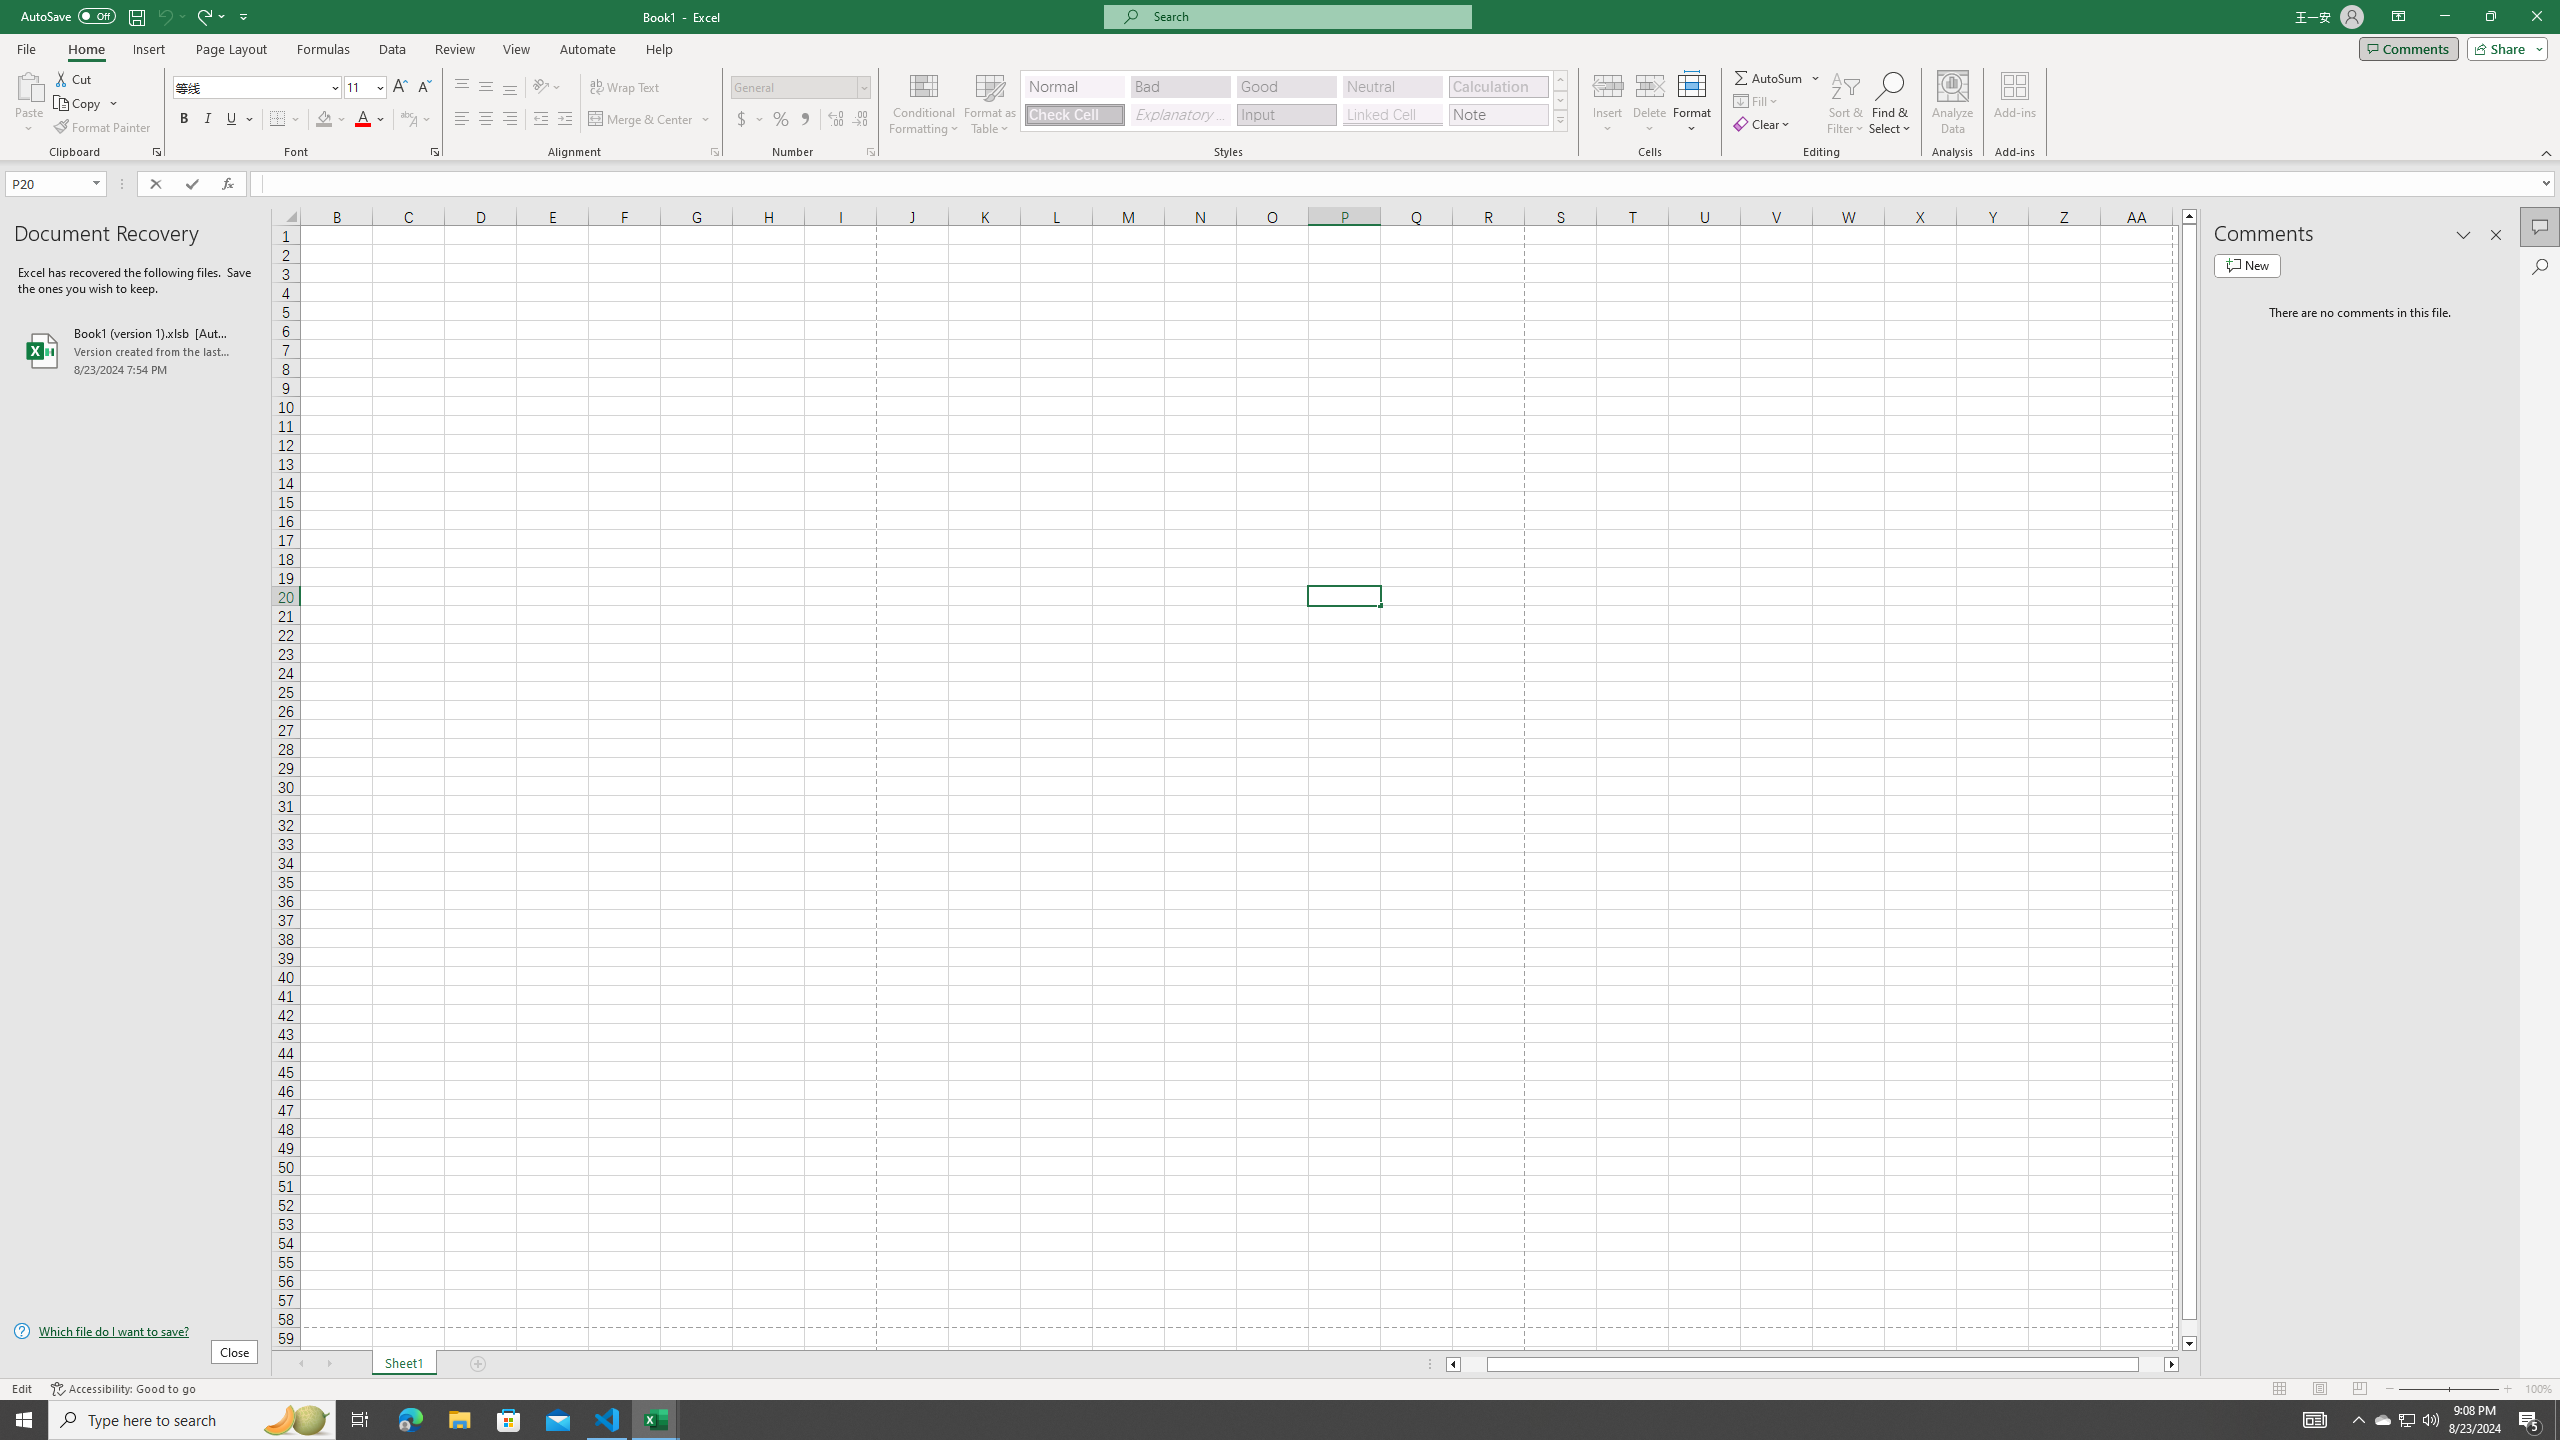  What do you see at coordinates (1391, 87) in the screenshot?
I see `'Neutral'` at bounding box center [1391, 87].